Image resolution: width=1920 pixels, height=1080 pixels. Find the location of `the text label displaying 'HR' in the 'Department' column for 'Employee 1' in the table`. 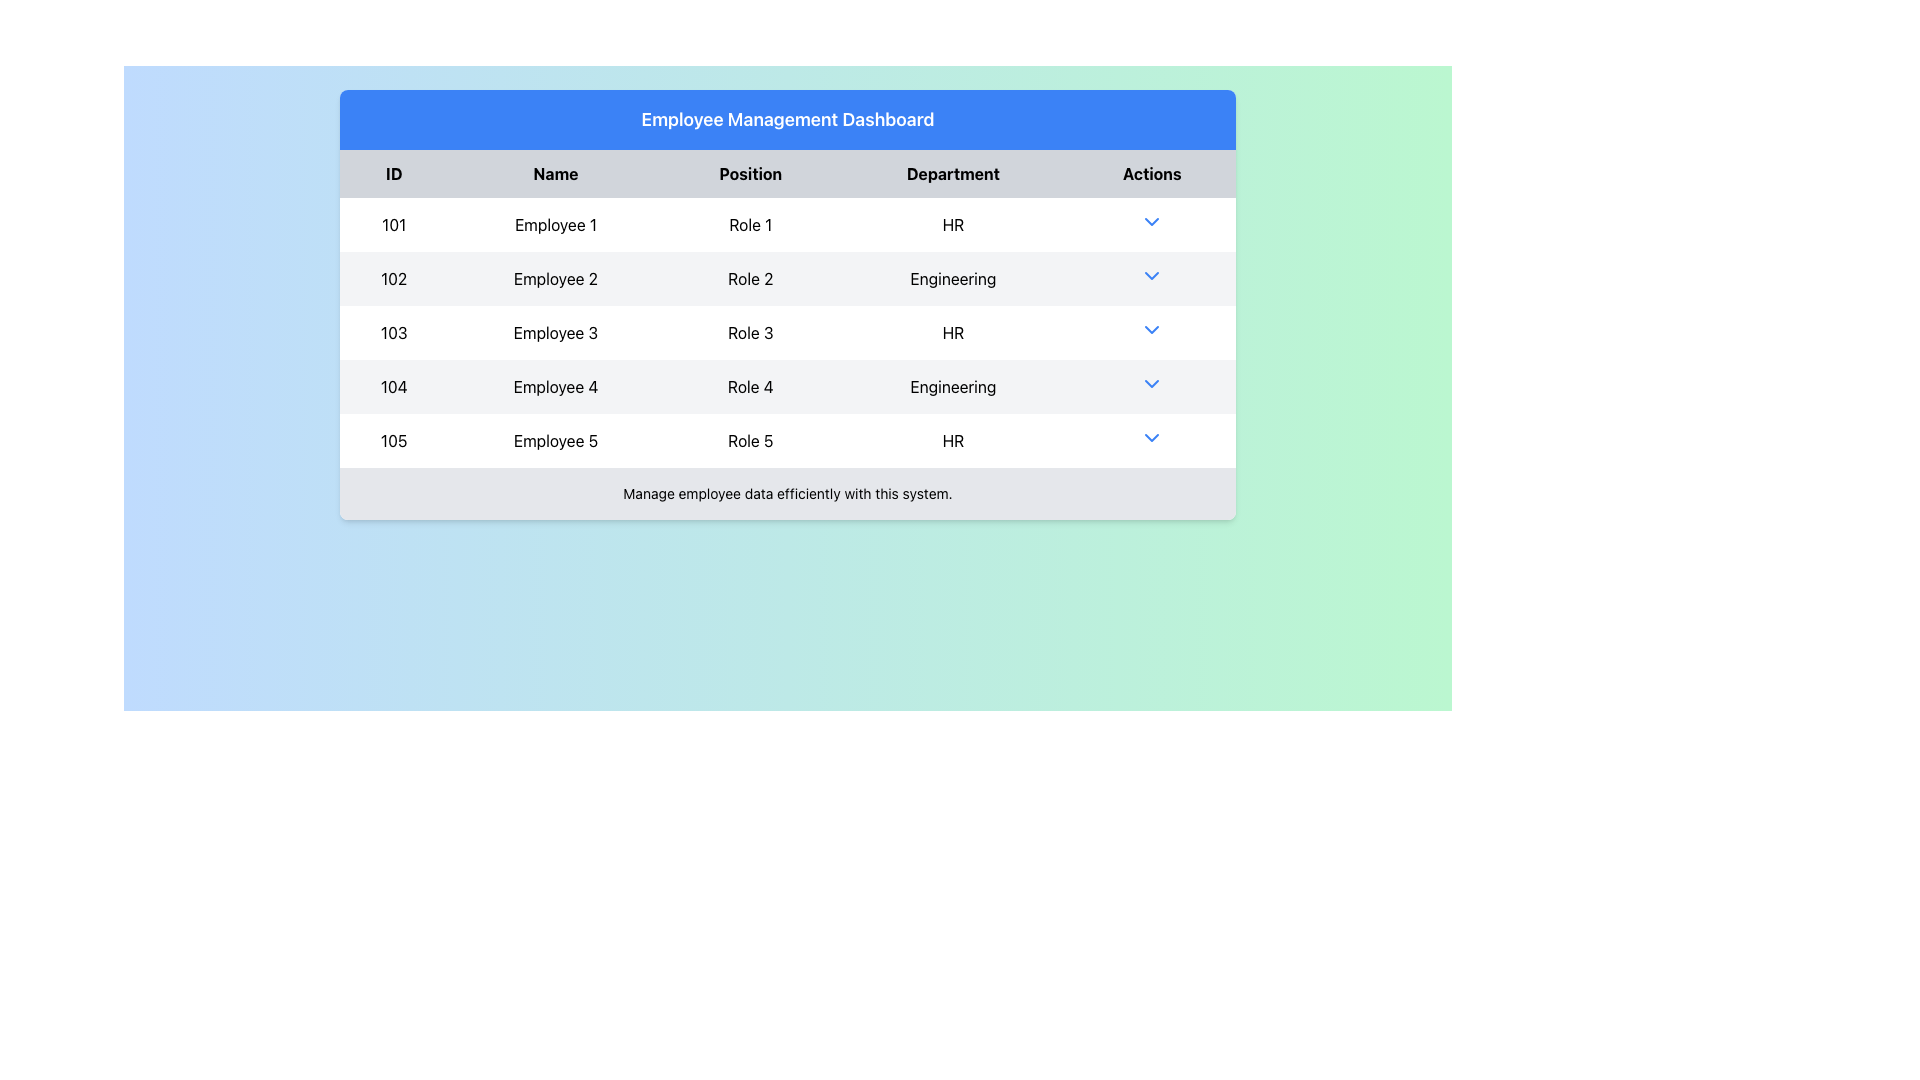

the text label displaying 'HR' in the 'Department' column for 'Employee 1' in the table is located at coordinates (952, 224).